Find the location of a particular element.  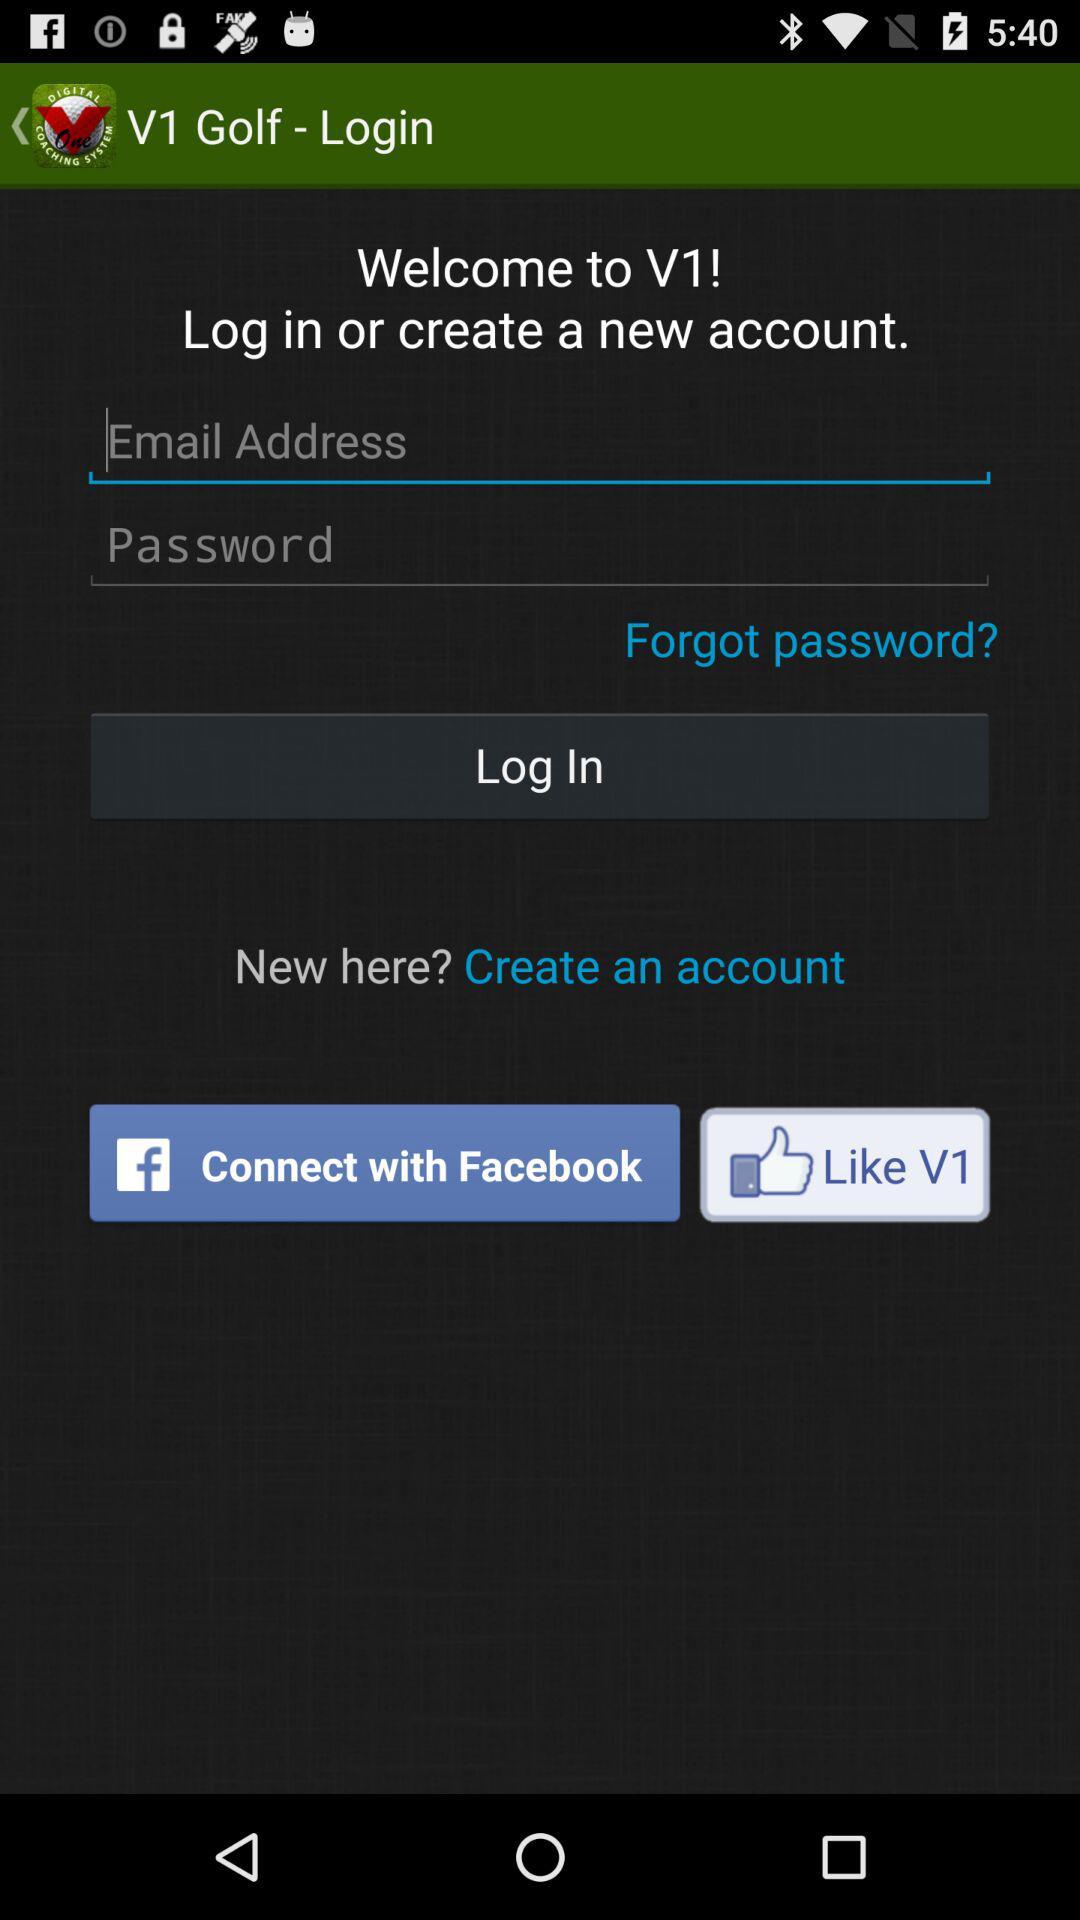

app below the create an account is located at coordinates (844, 1164).